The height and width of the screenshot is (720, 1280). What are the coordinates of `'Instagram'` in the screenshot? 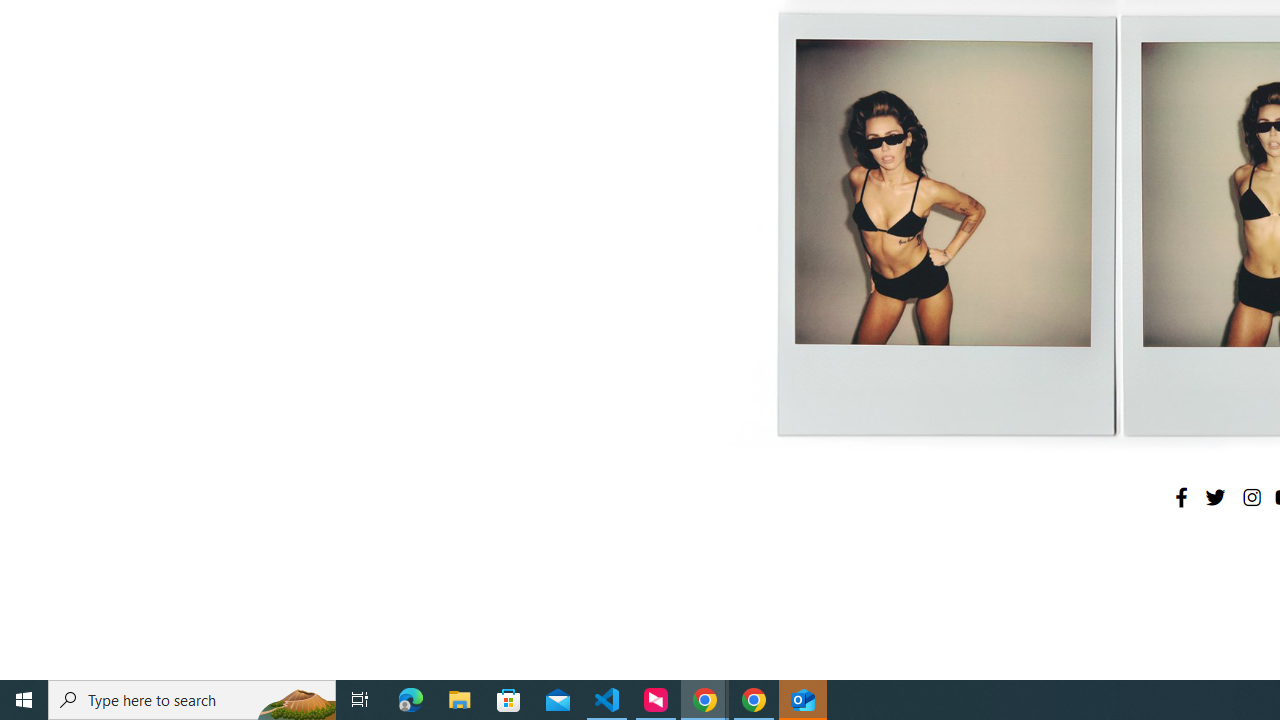 It's located at (1250, 496).